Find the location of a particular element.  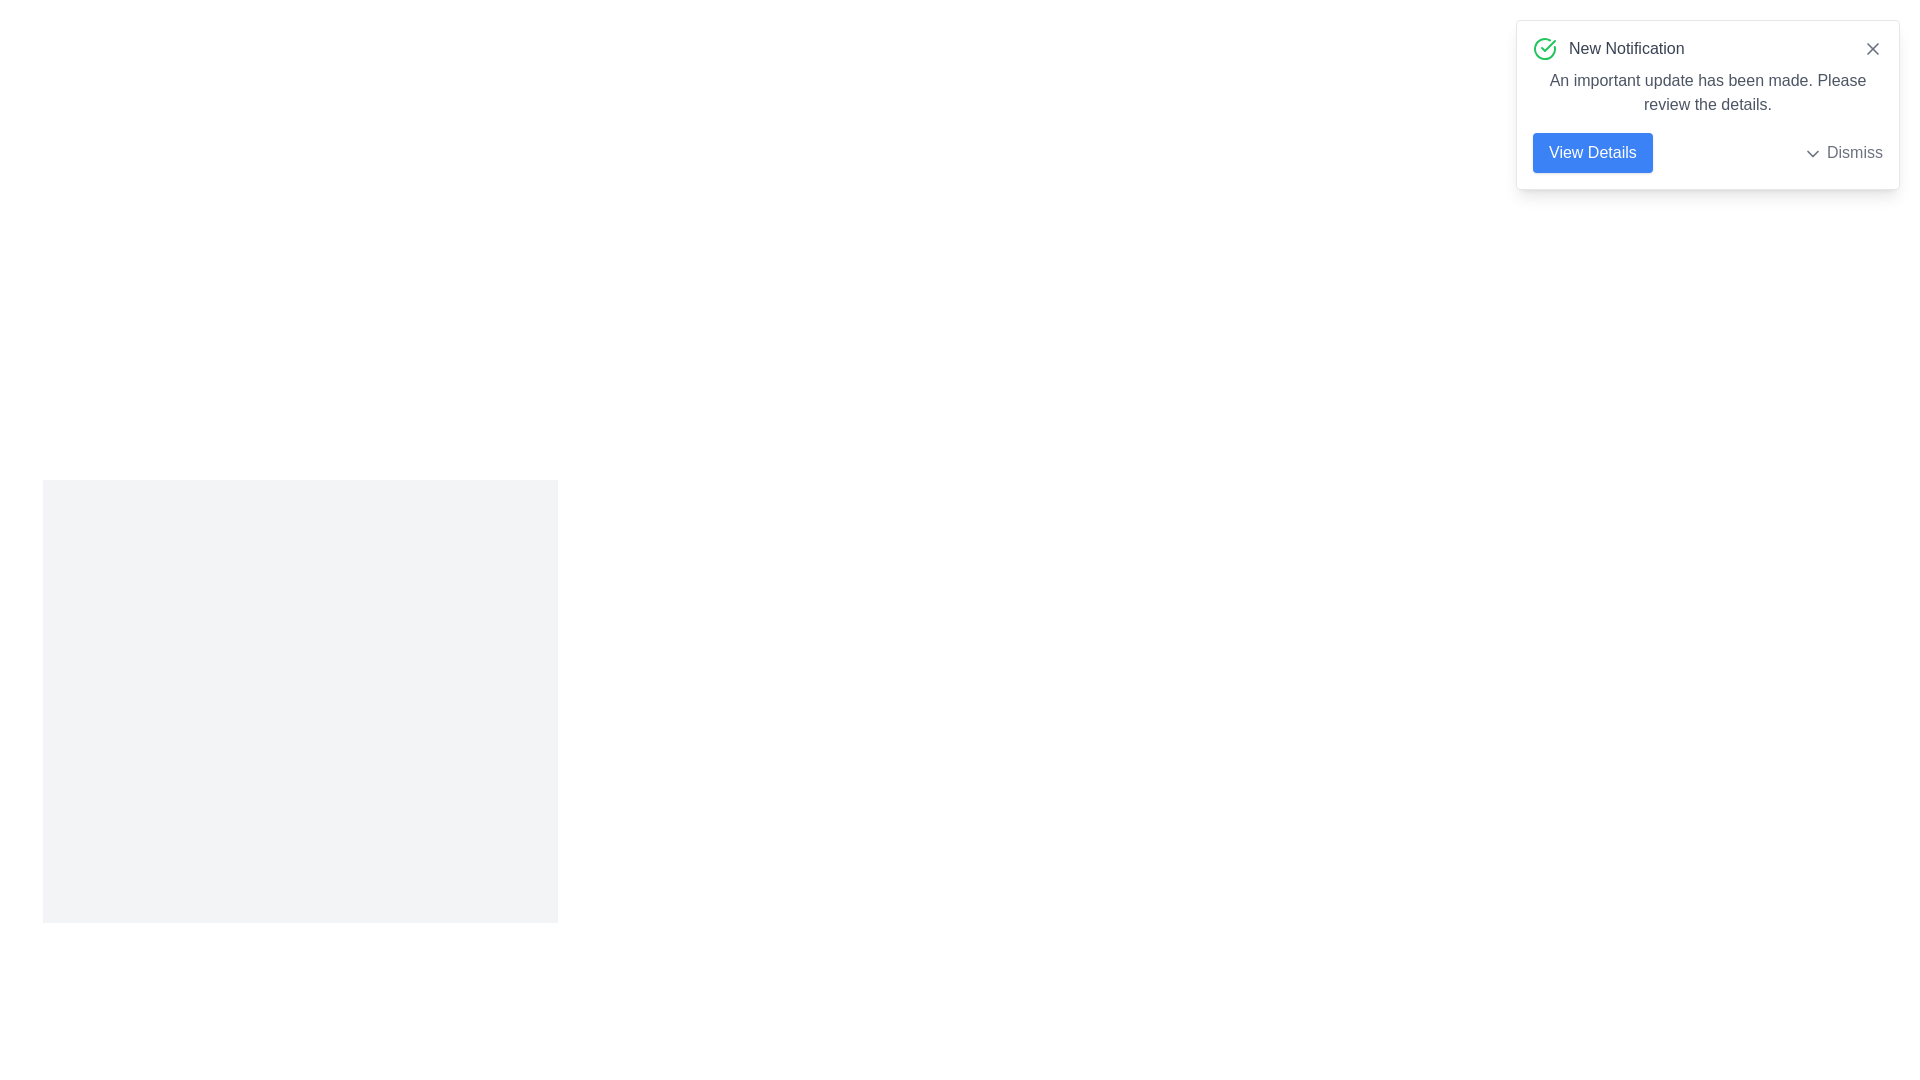

the text content of the alert and copy it to the clipboard is located at coordinates (1531, 68).